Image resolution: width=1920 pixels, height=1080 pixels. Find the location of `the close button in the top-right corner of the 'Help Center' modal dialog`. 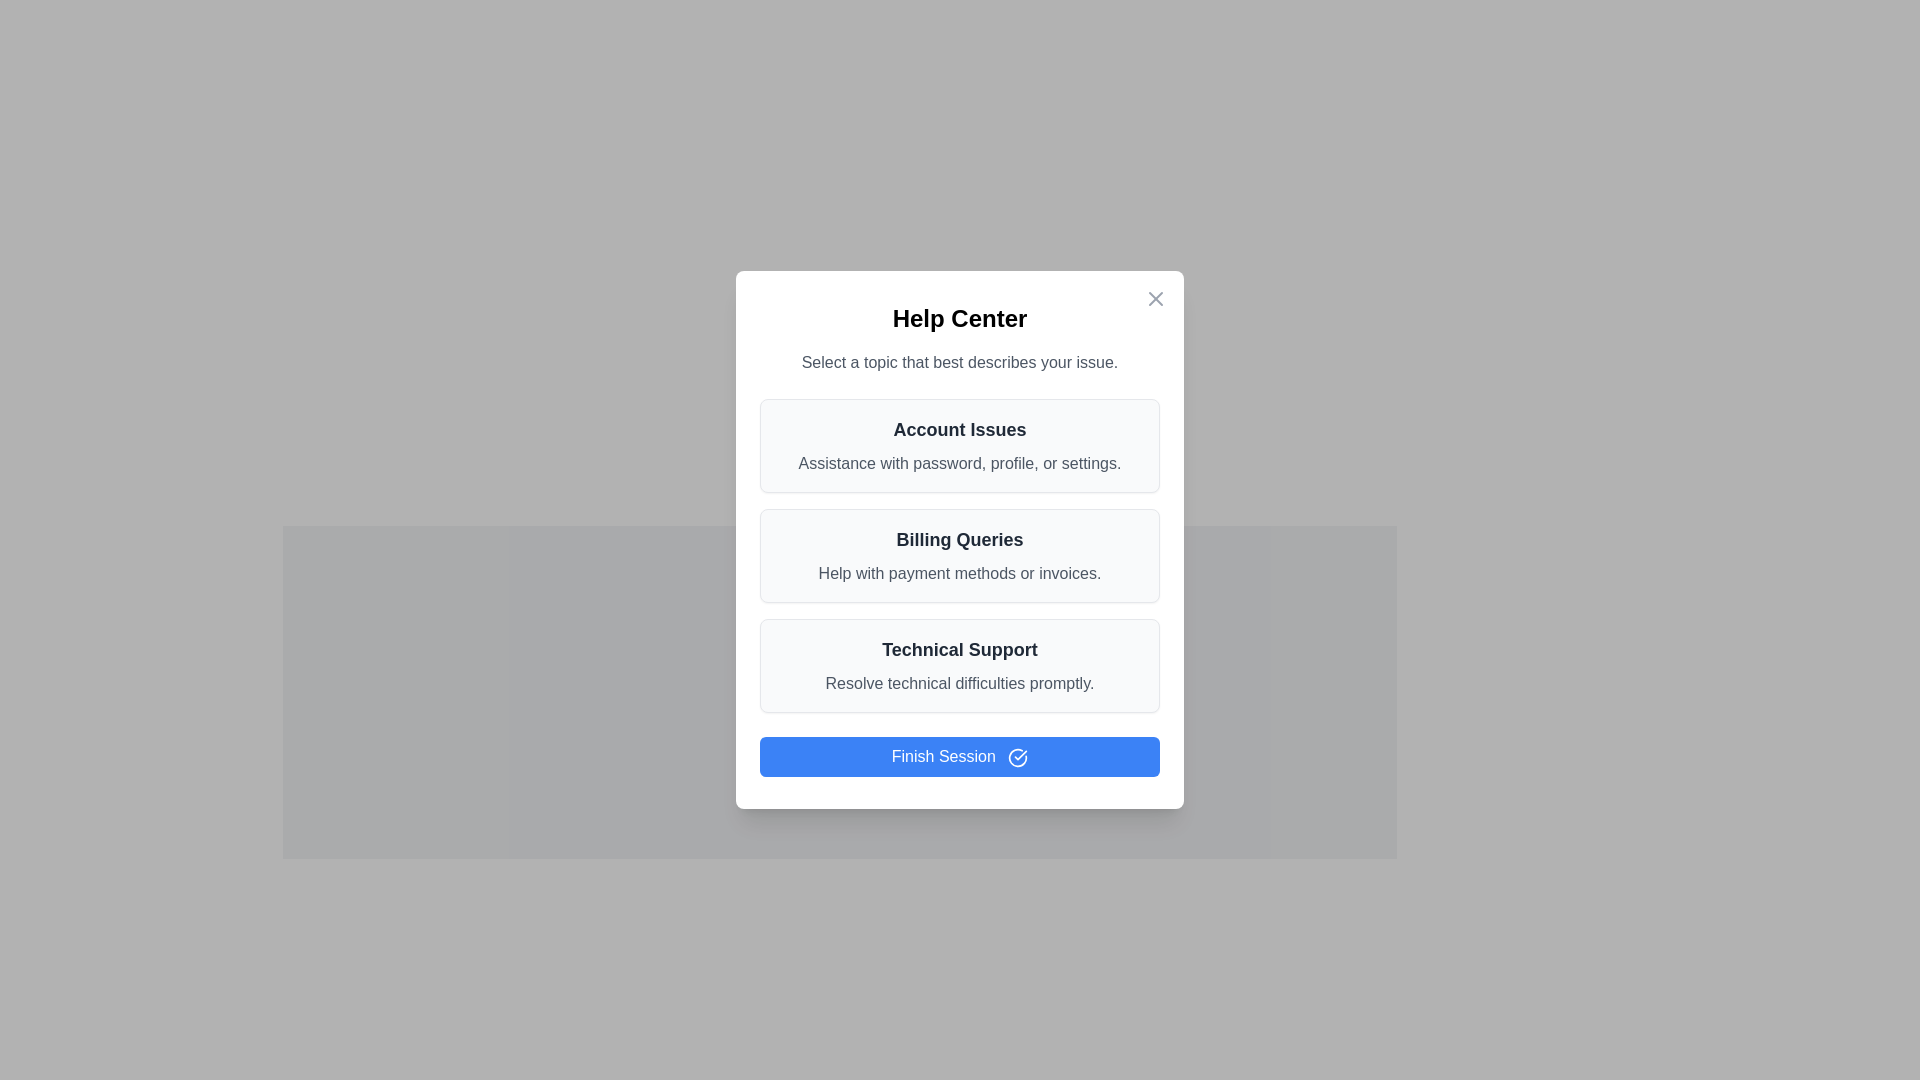

the close button in the top-right corner of the 'Help Center' modal dialog is located at coordinates (1156, 299).